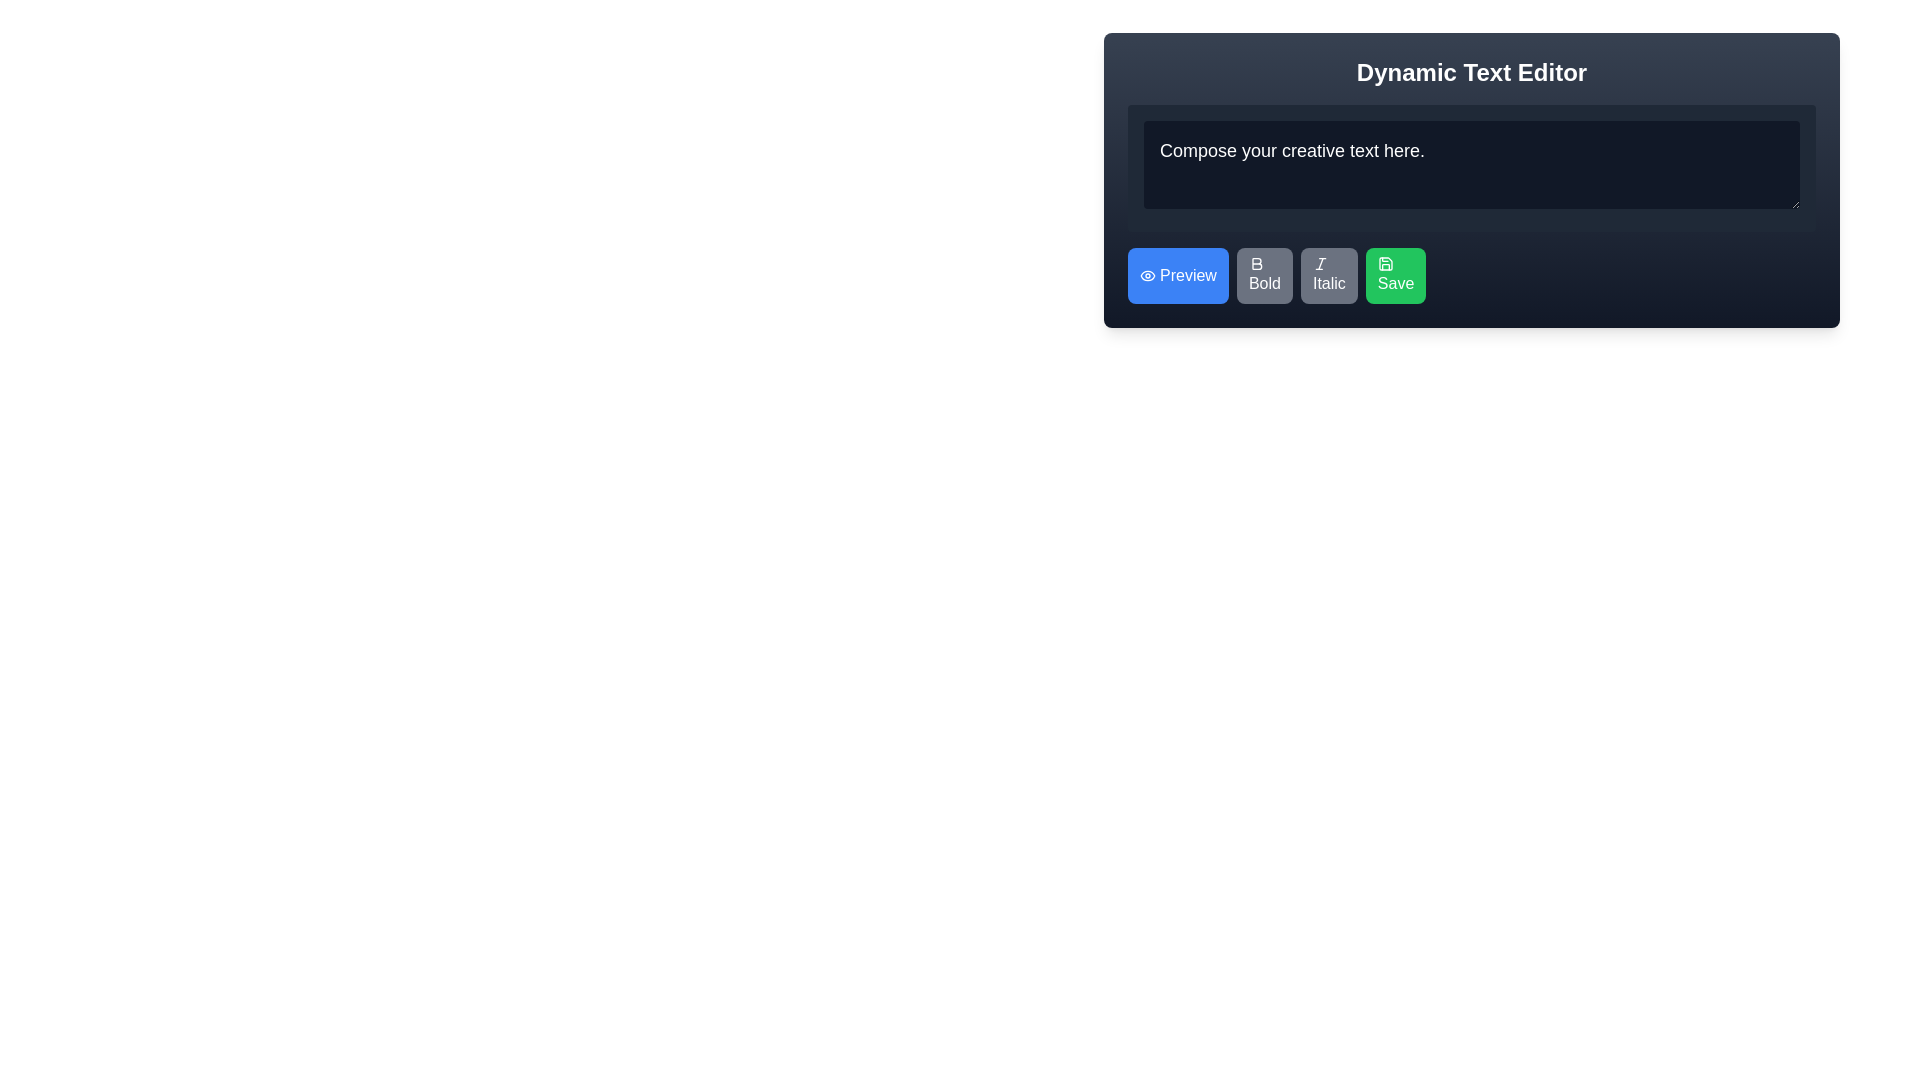 This screenshot has height=1080, width=1920. What do you see at coordinates (1329, 276) in the screenshot?
I see `the 'Italic' button, which is the third button from the left in the text editor interface, to trigger its hover effect` at bounding box center [1329, 276].